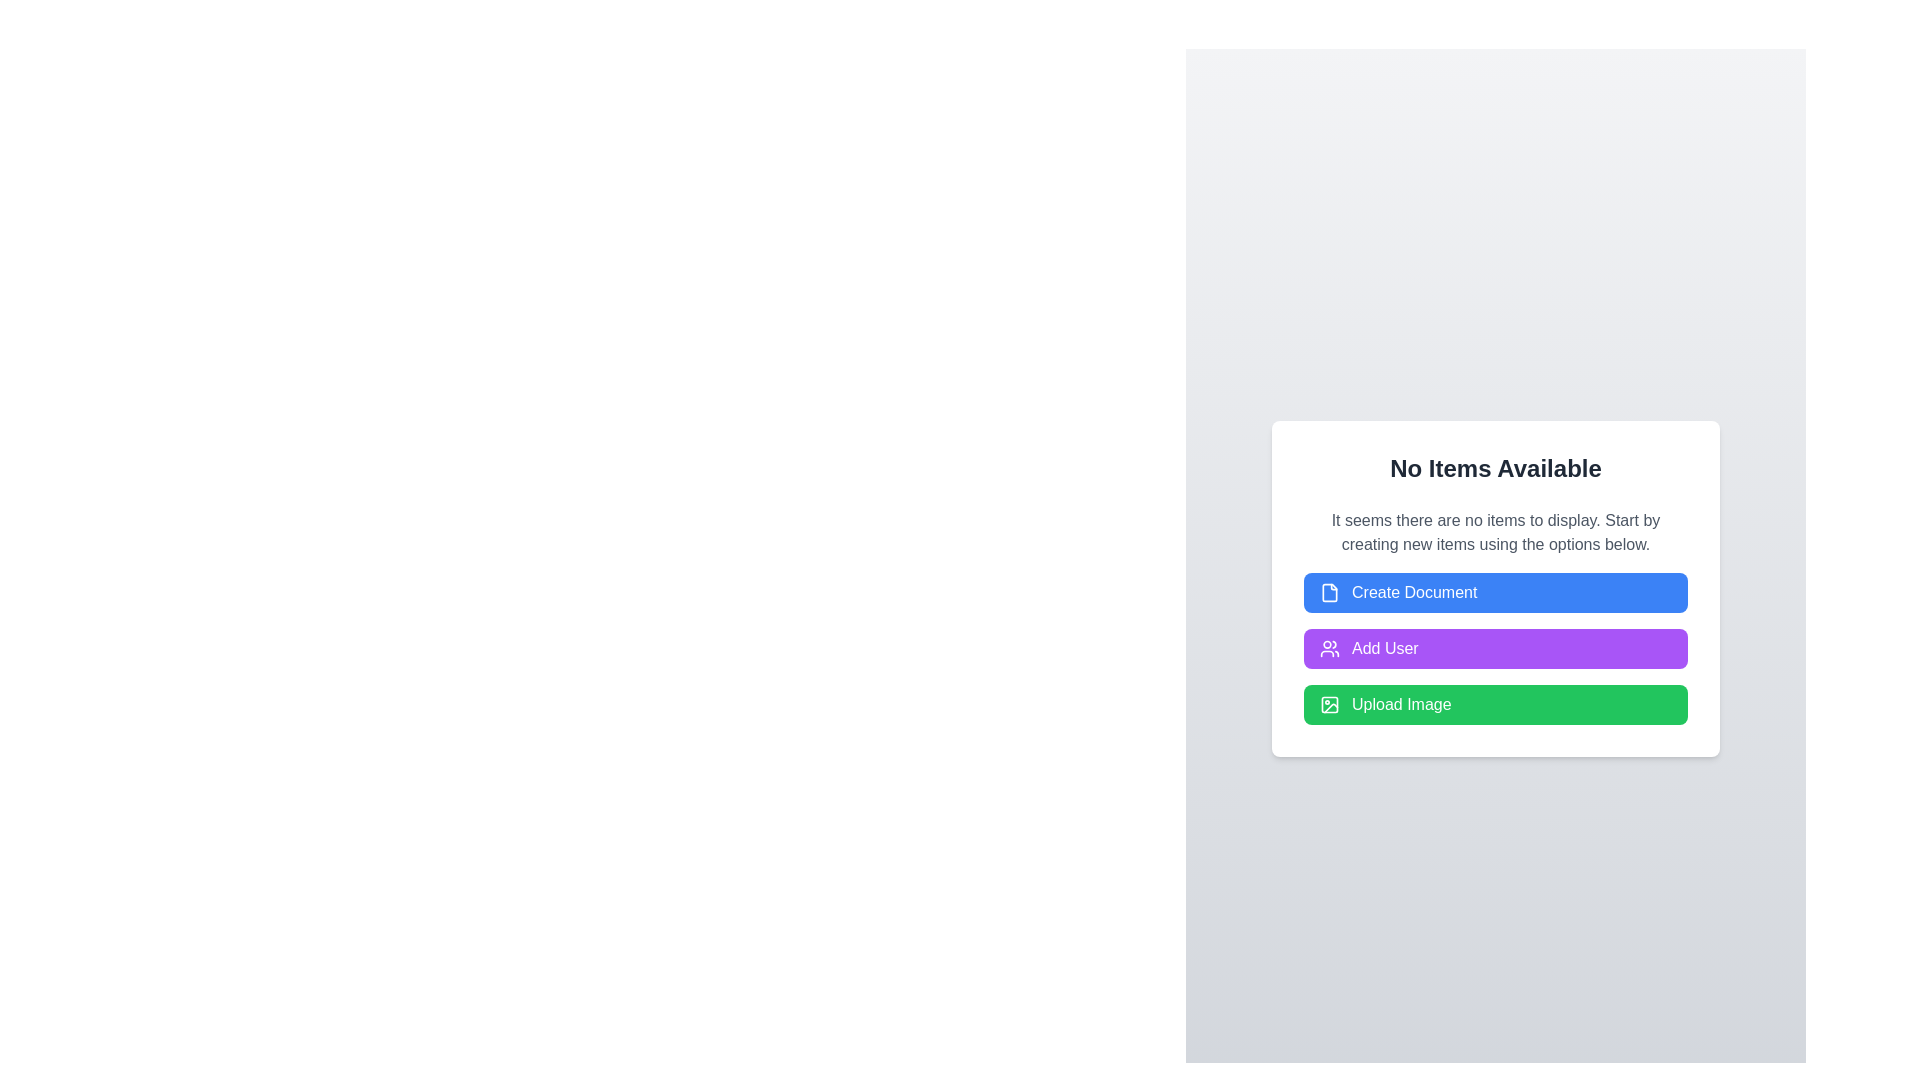  I want to click on the button for creating a new document, located within a white card, below the title 'No Items Available', so click(1496, 588).